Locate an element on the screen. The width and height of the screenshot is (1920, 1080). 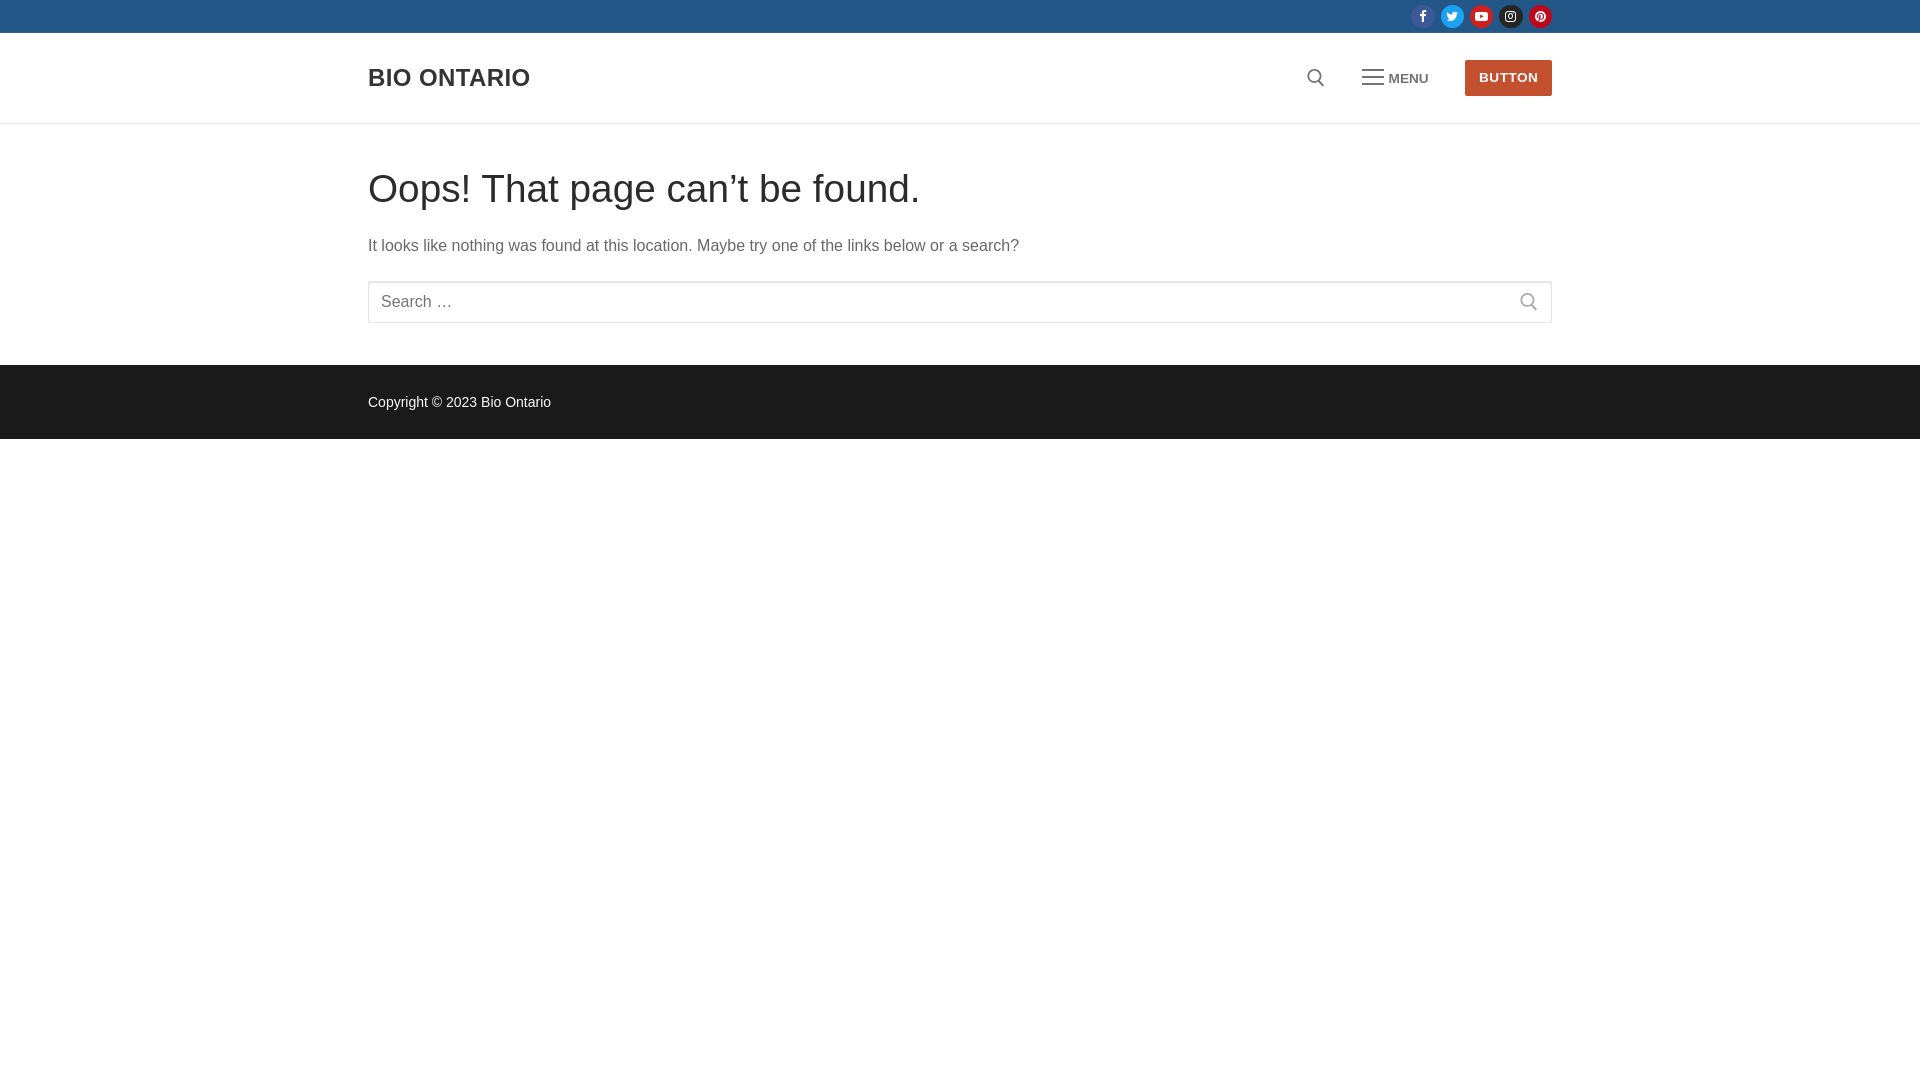
'Pinterest' is located at coordinates (1539, 16).